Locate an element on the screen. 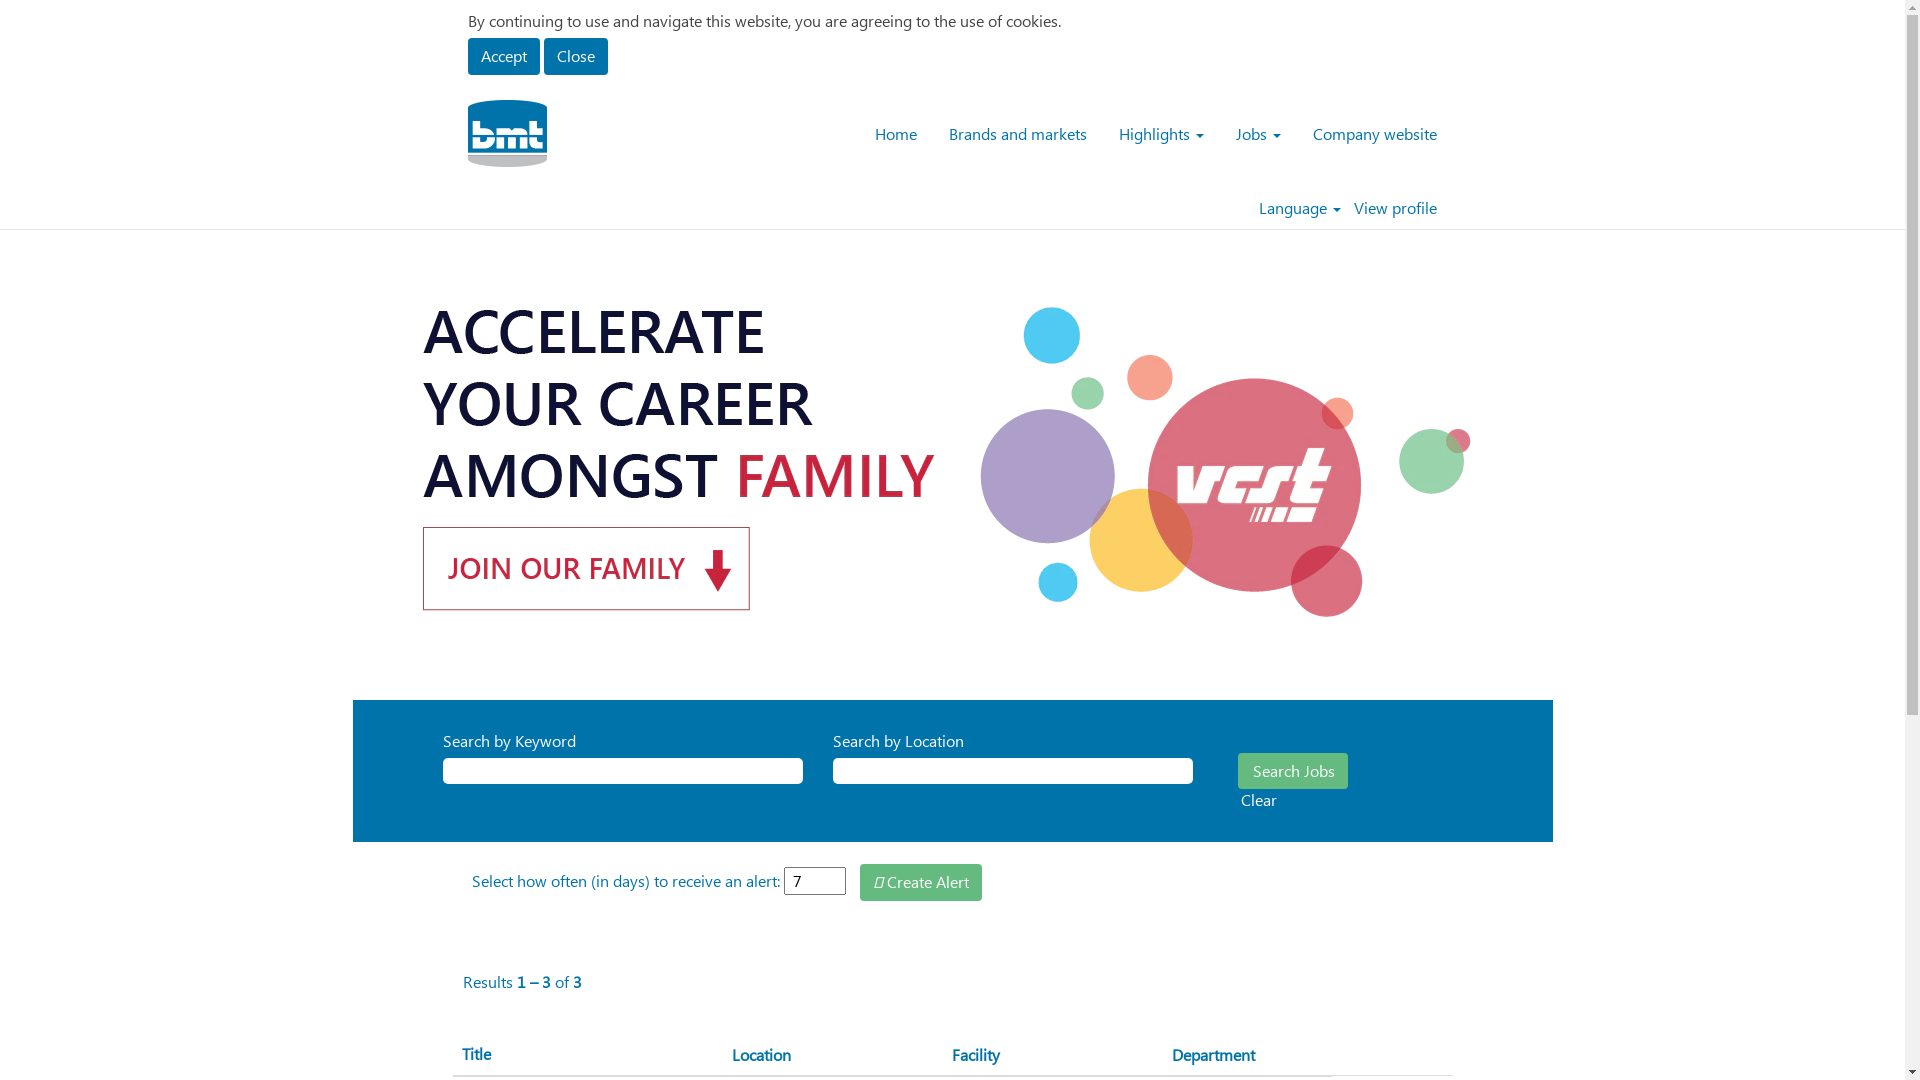  'View profile' is located at coordinates (1393, 208).